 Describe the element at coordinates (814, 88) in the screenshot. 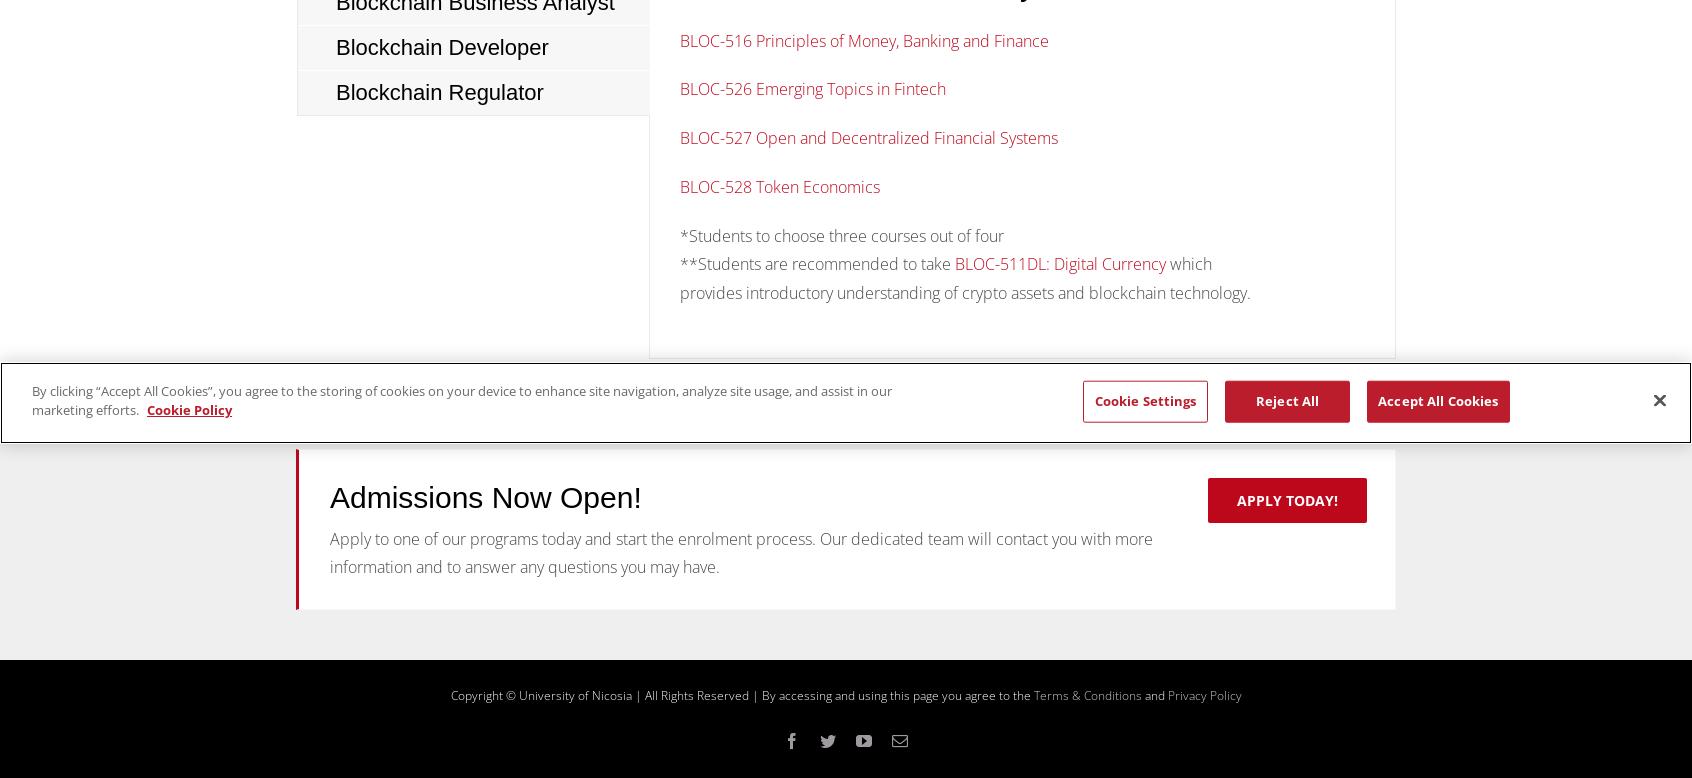

I see `'BLOC-526 Emerging Topics in Fintech'` at that location.